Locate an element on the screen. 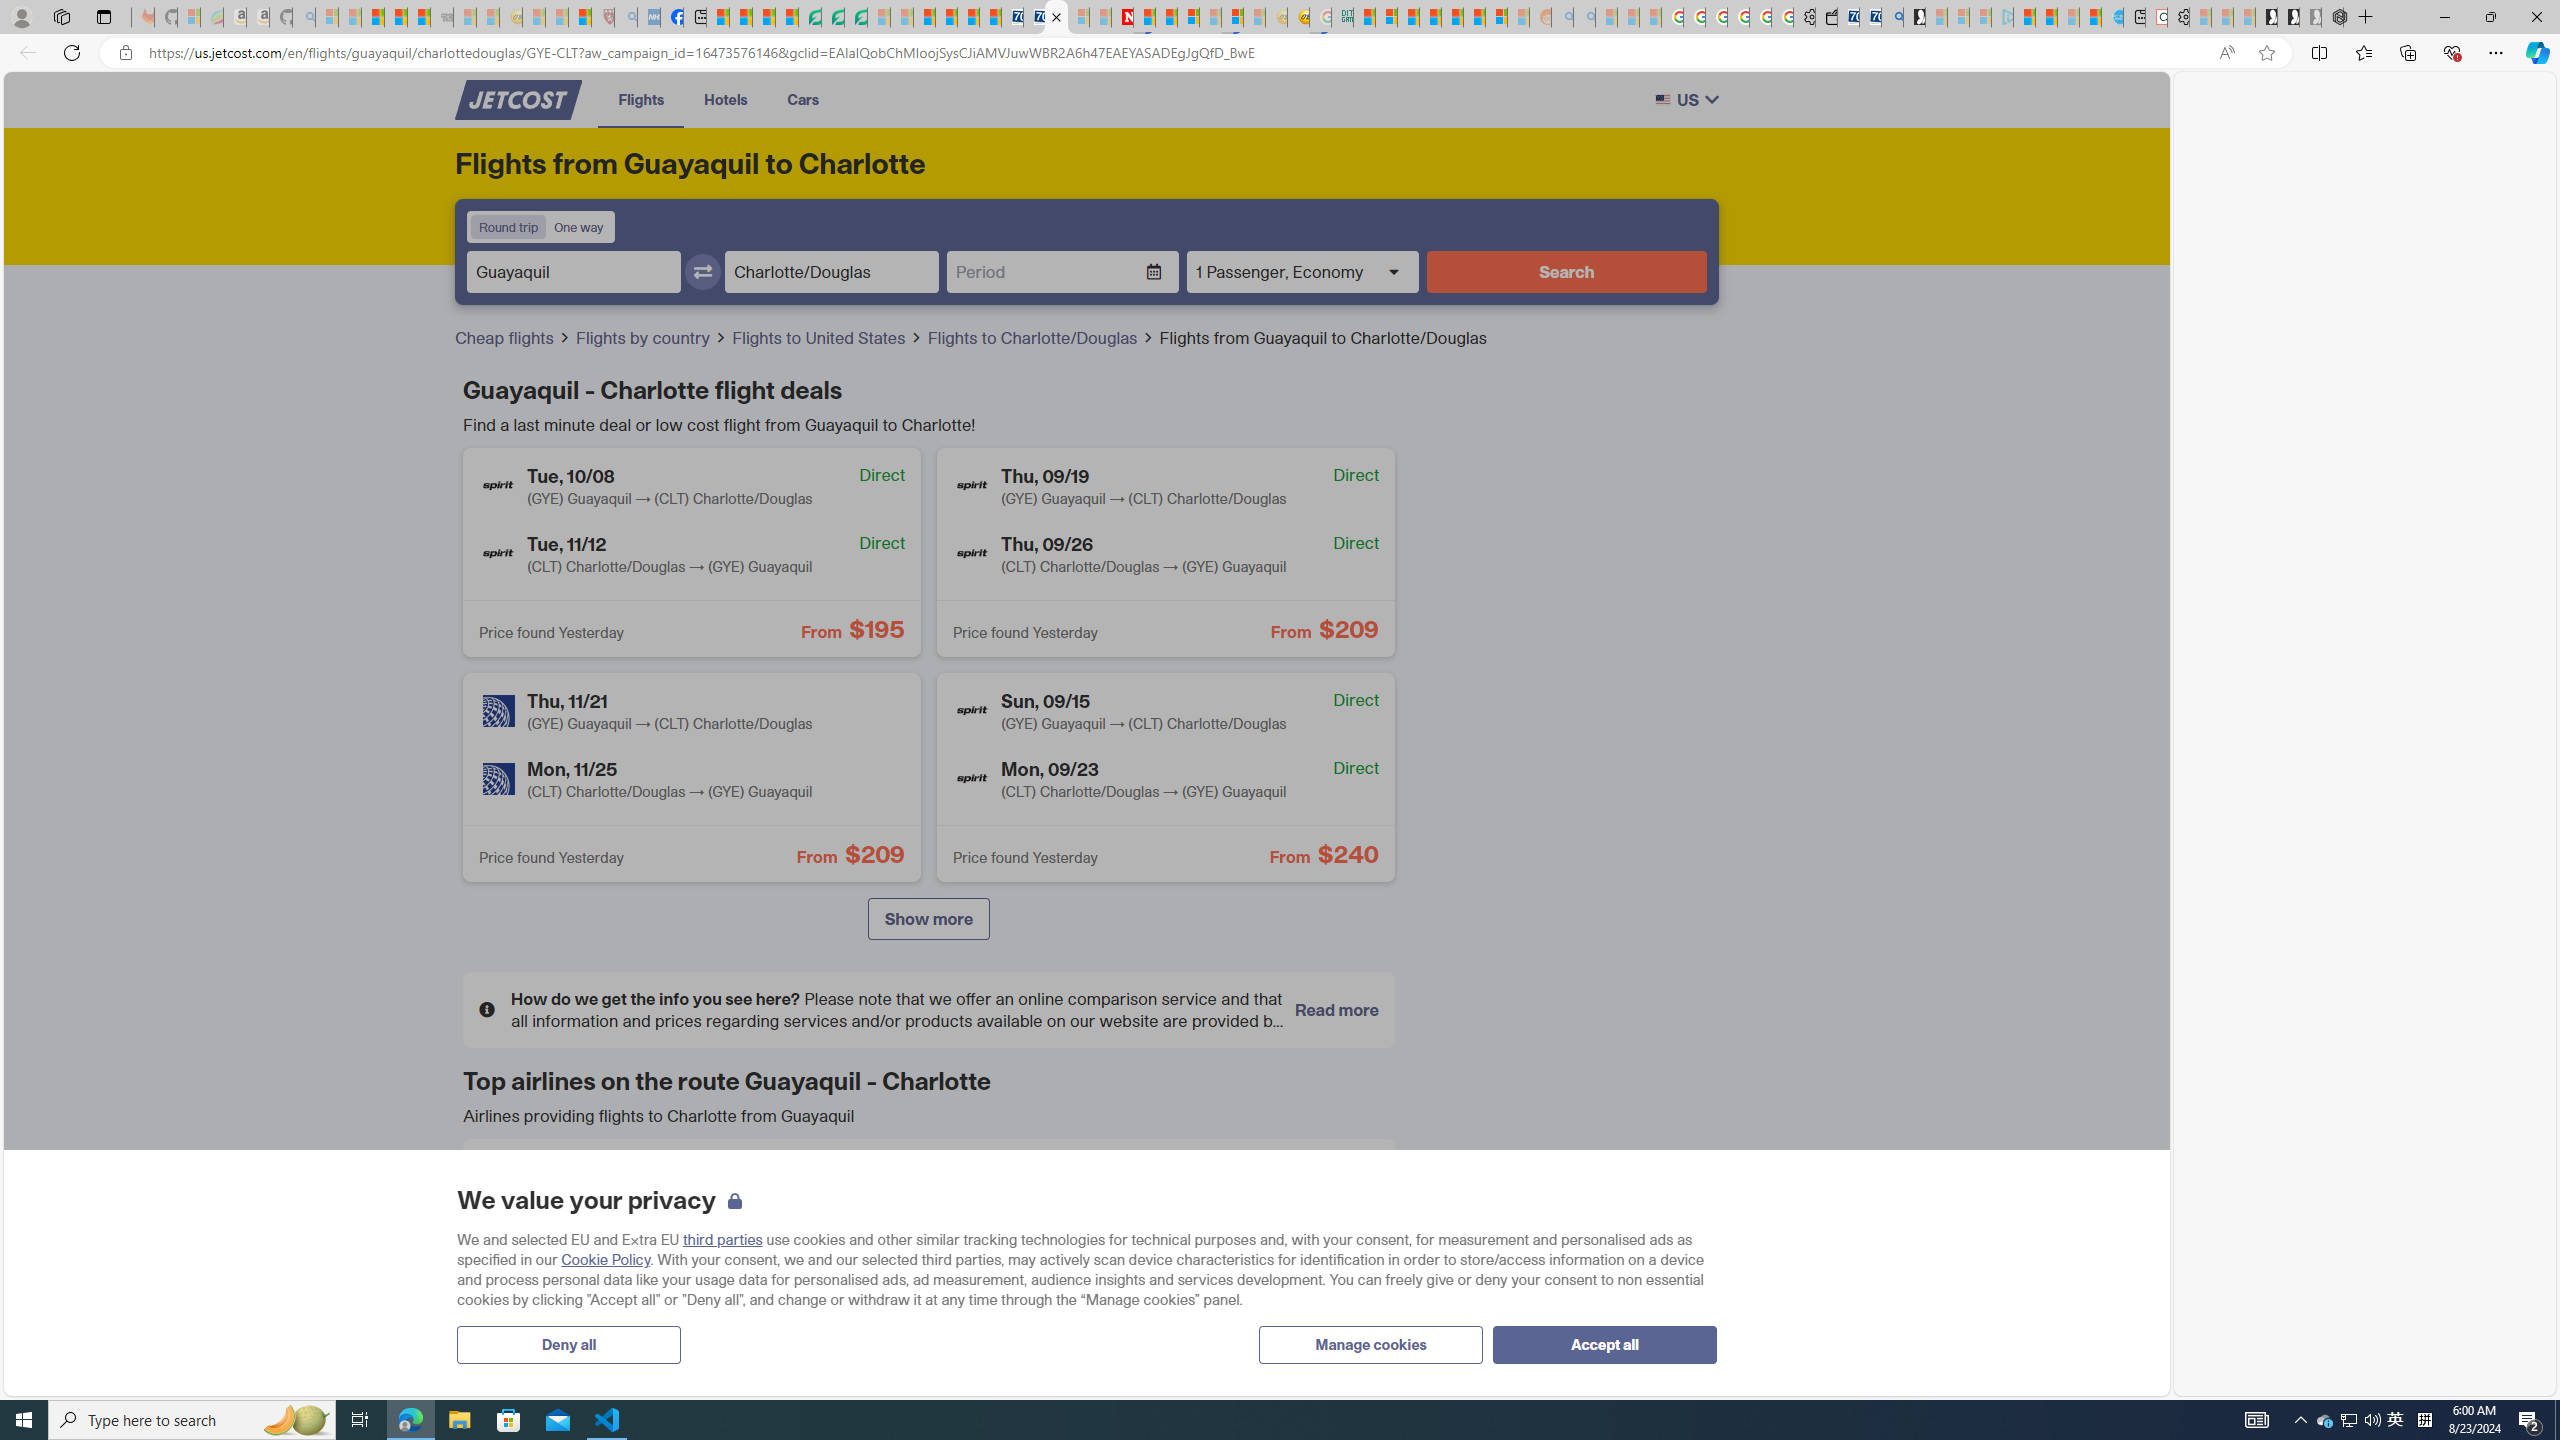  'Wallet' is located at coordinates (1826, 16).